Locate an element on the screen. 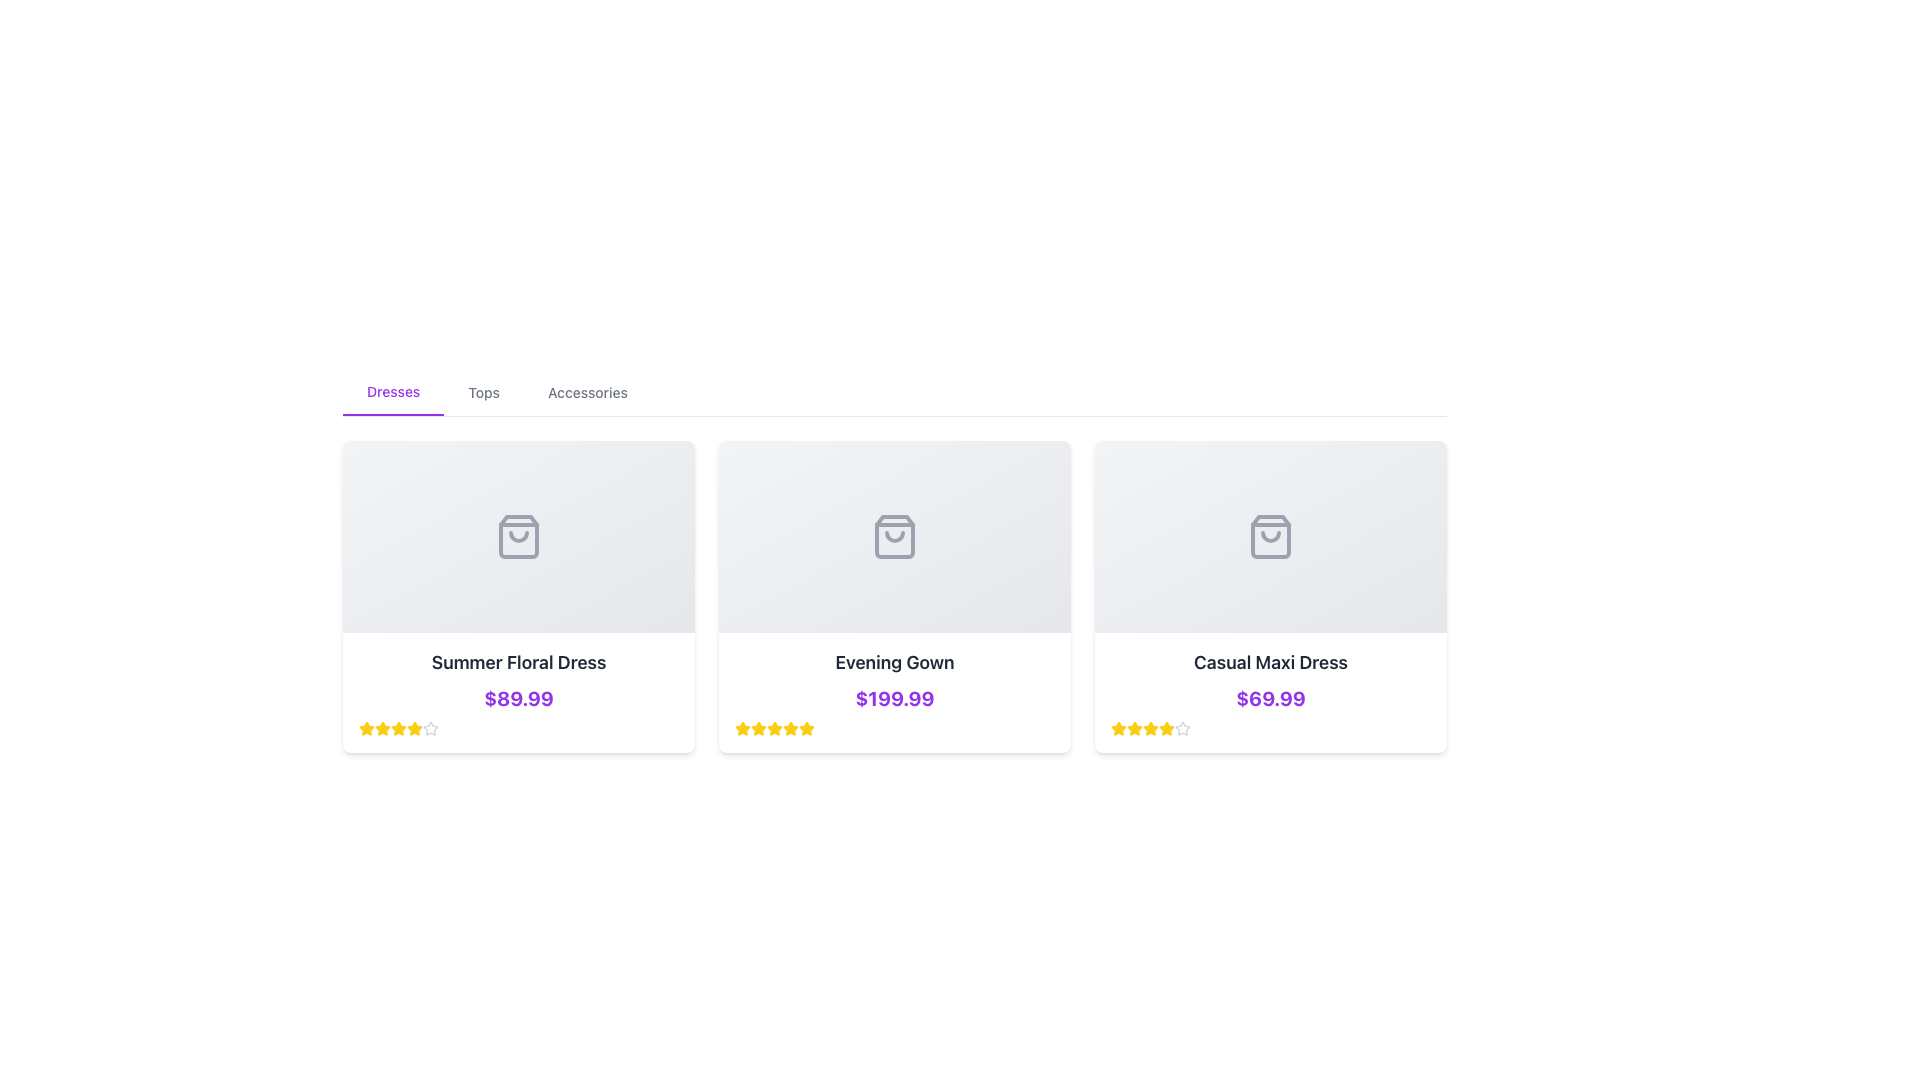 This screenshot has width=1920, height=1080. the price '$89.99' displayed in bold is located at coordinates (518, 697).